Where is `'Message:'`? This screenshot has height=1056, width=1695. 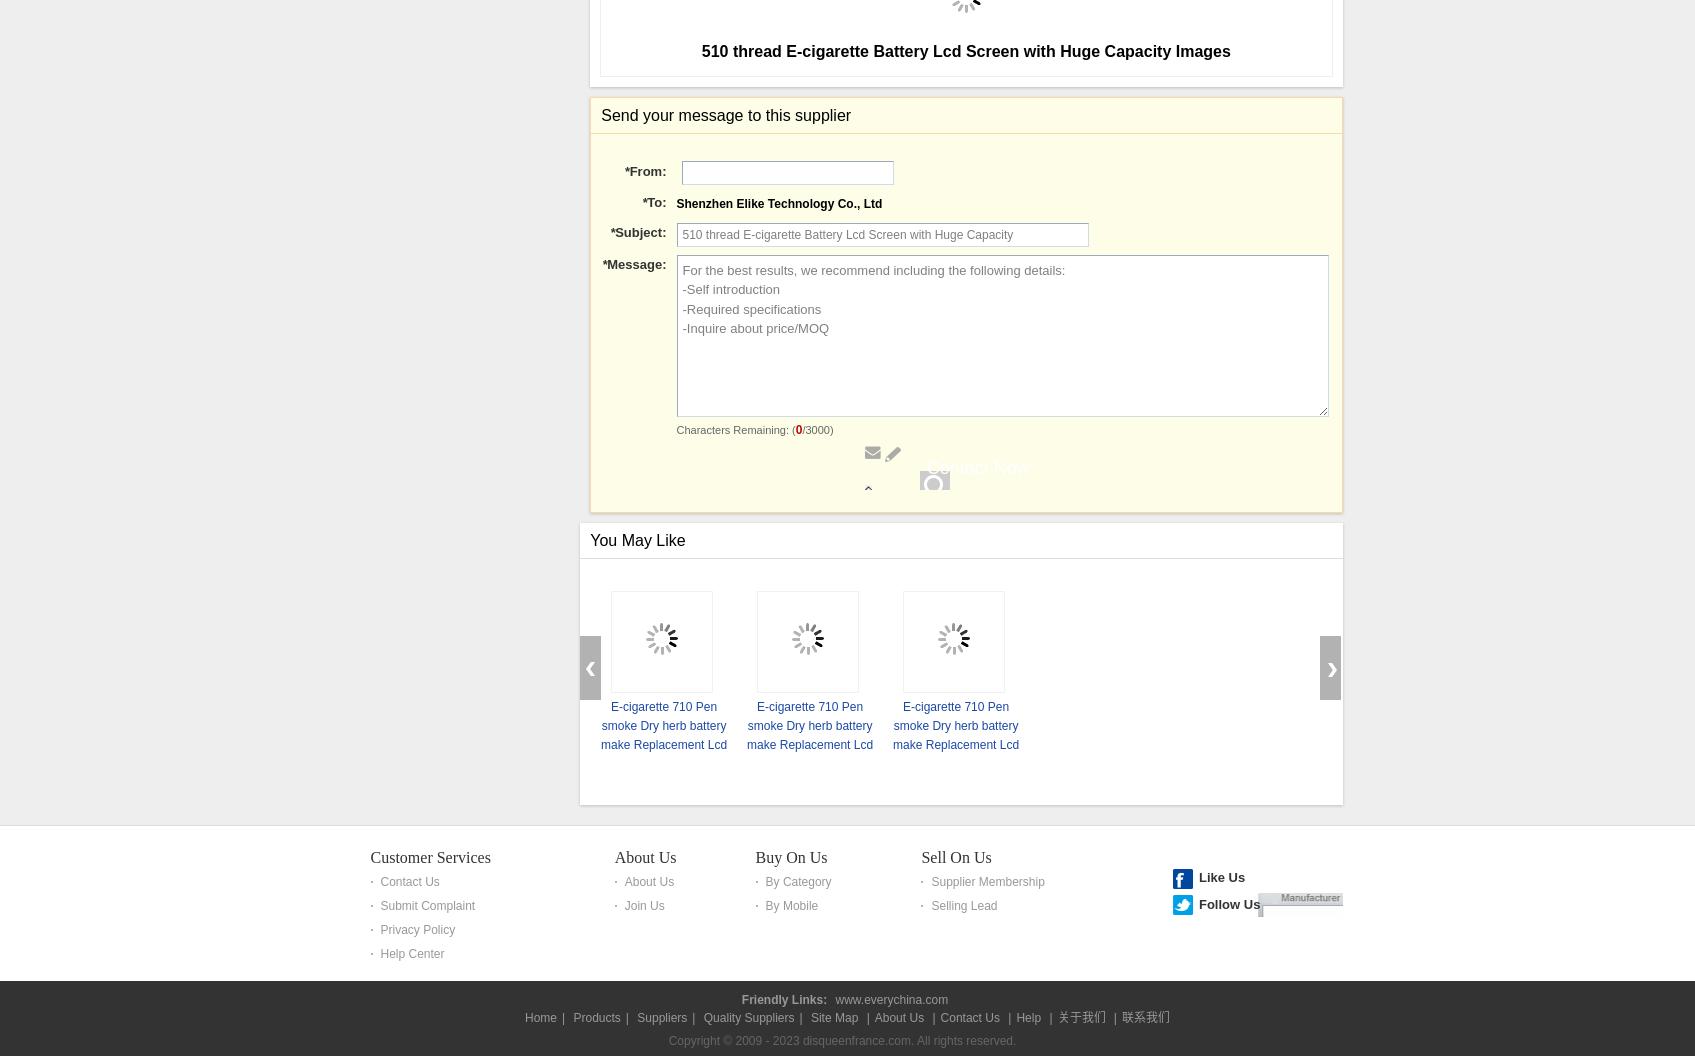 'Message:' is located at coordinates (635, 831).